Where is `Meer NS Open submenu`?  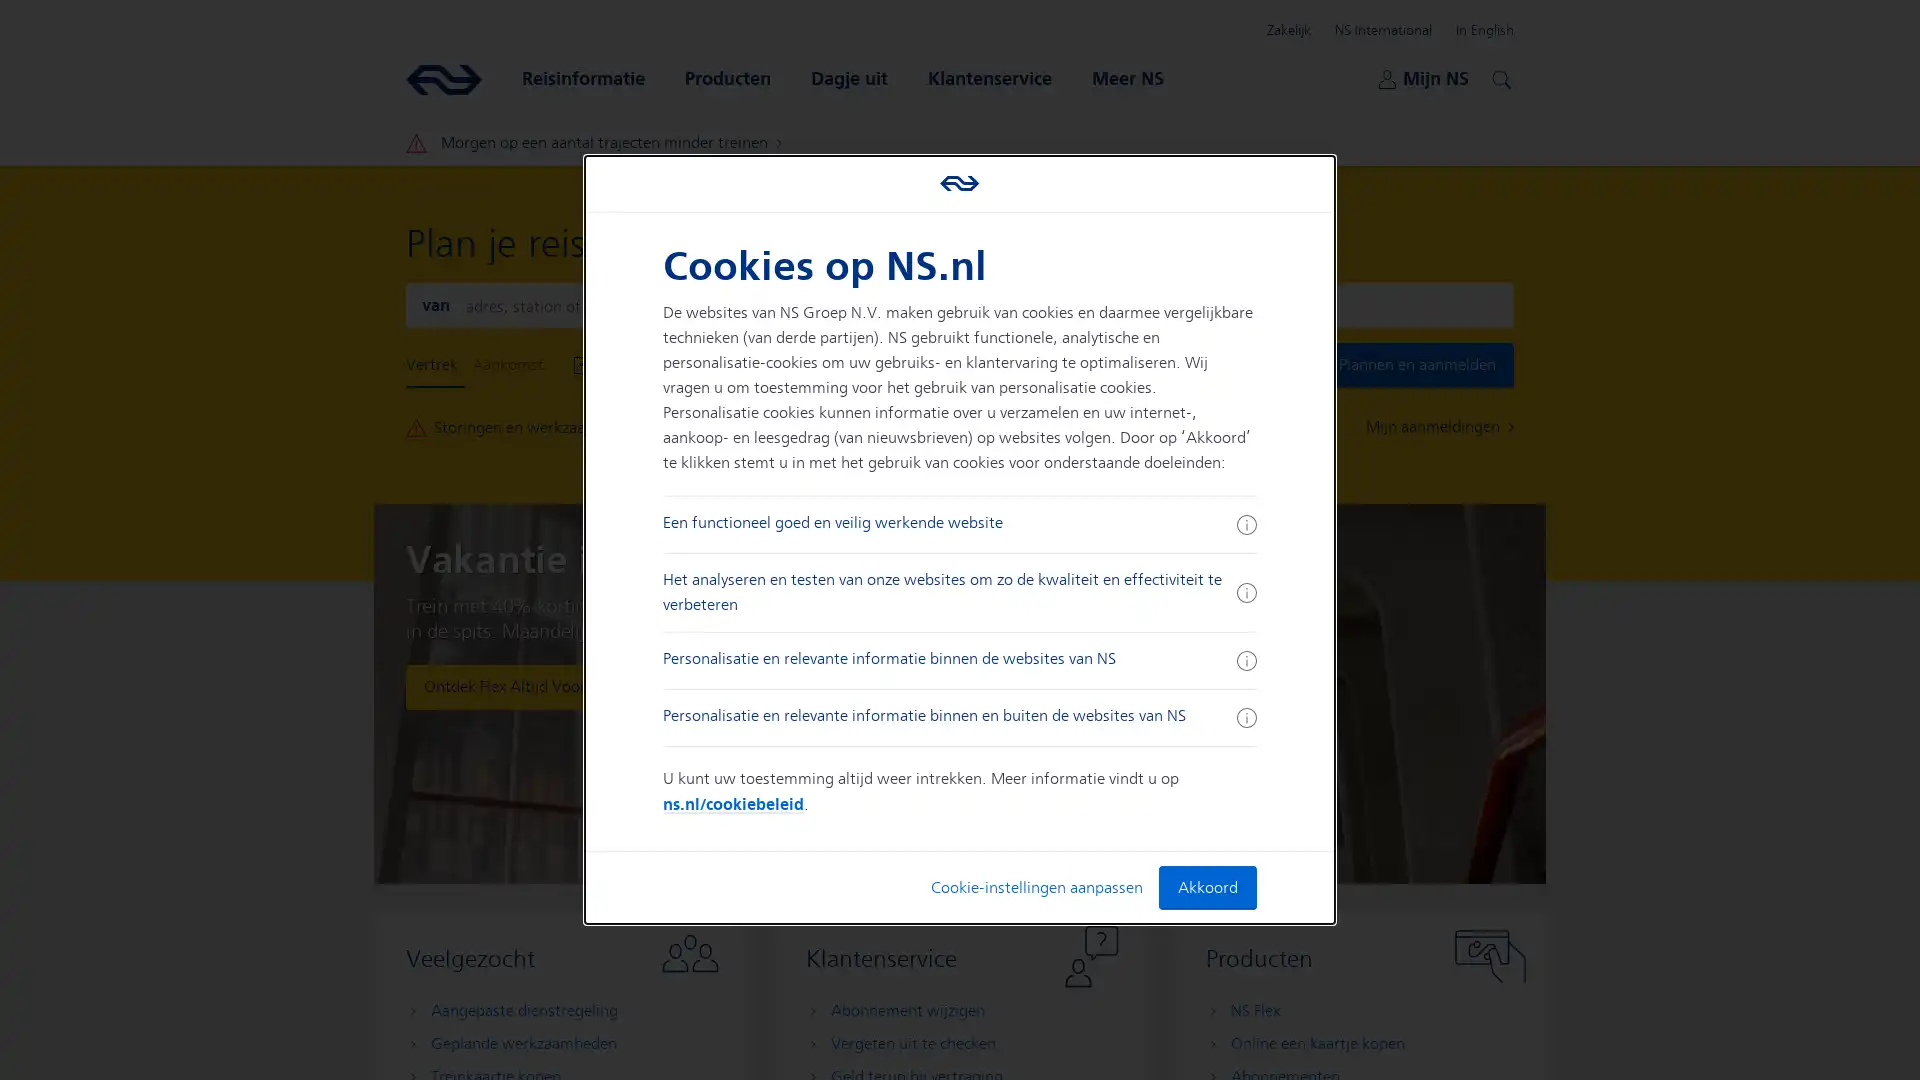 Meer NS Open submenu is located at coordinates (1128, 77).